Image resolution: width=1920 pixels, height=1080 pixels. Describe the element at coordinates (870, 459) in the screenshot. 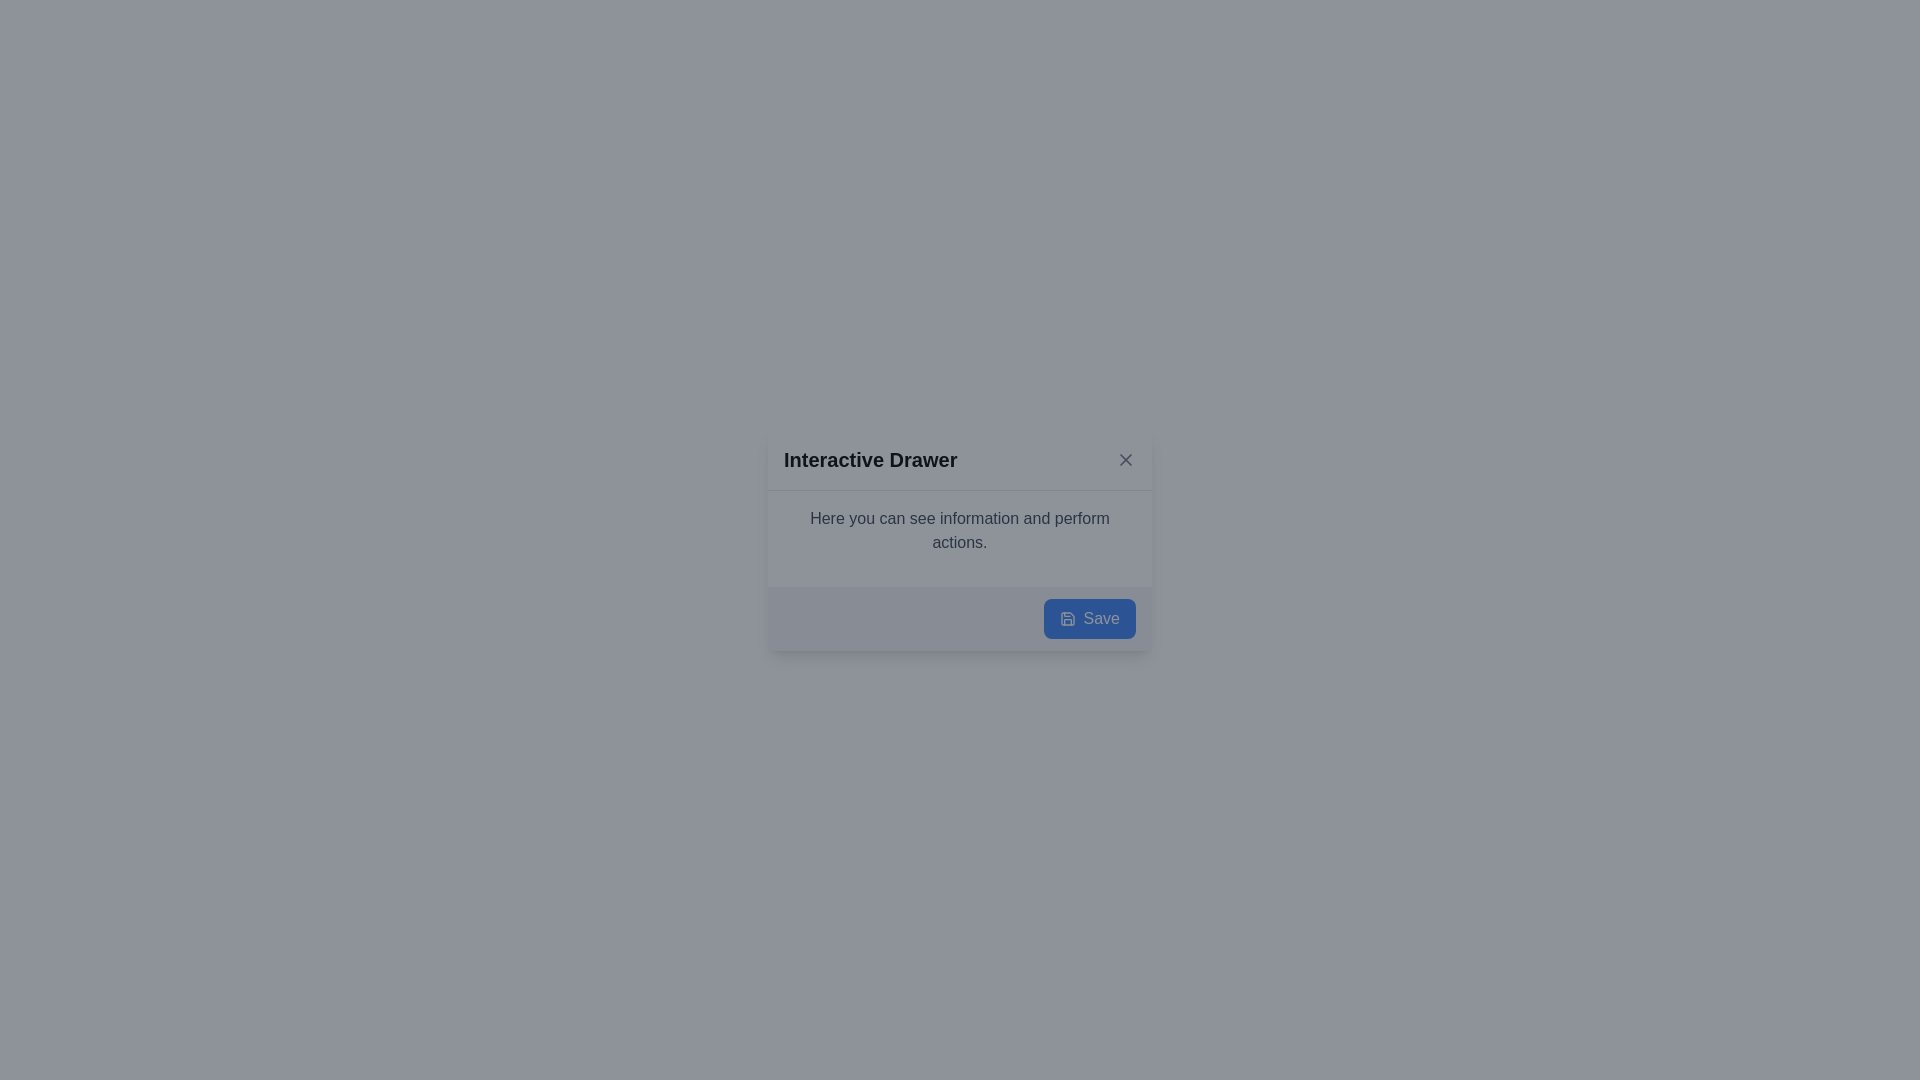

I see `text label 'Interactive Drawer' which is styled with a bold font and located at the top-left area of the header section in the dialog or drawer` at that location.